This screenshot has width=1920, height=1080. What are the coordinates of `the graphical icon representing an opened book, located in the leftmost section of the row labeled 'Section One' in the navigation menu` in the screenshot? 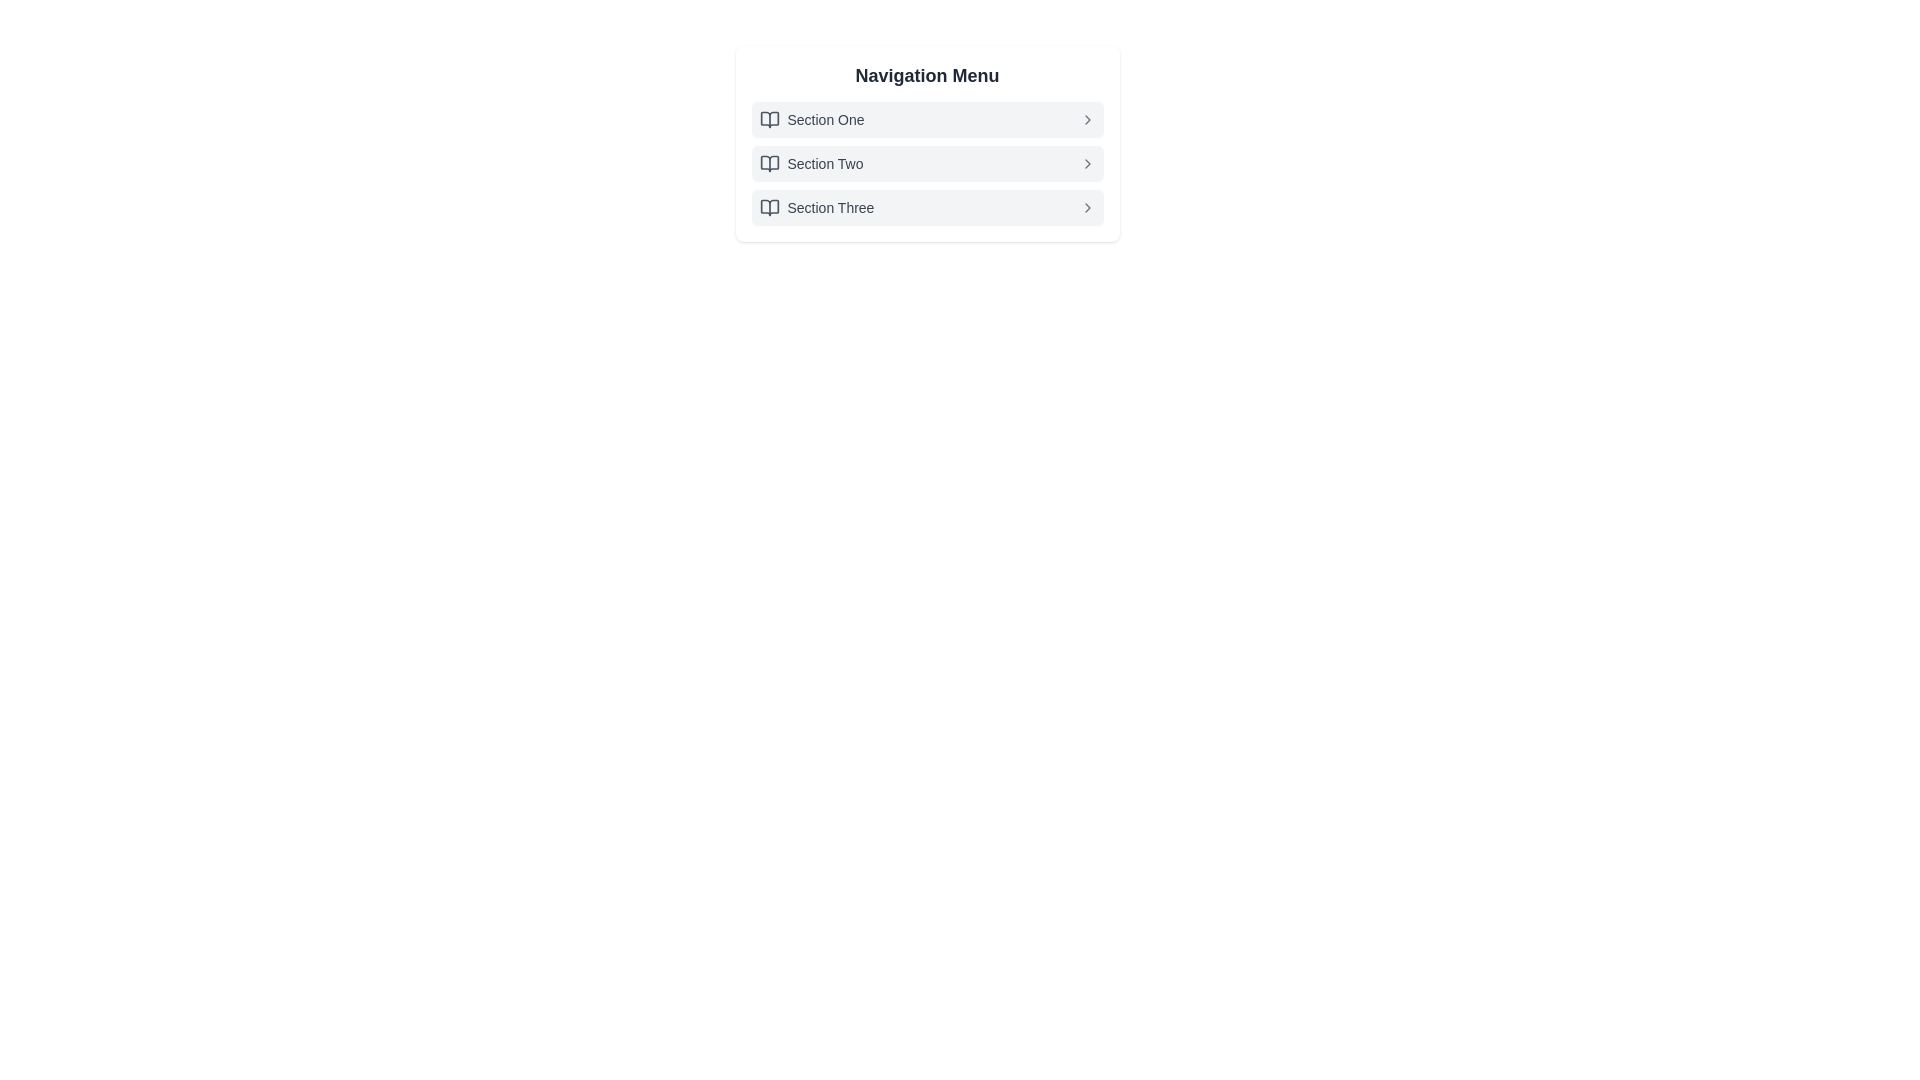 It's located at (768, 119).